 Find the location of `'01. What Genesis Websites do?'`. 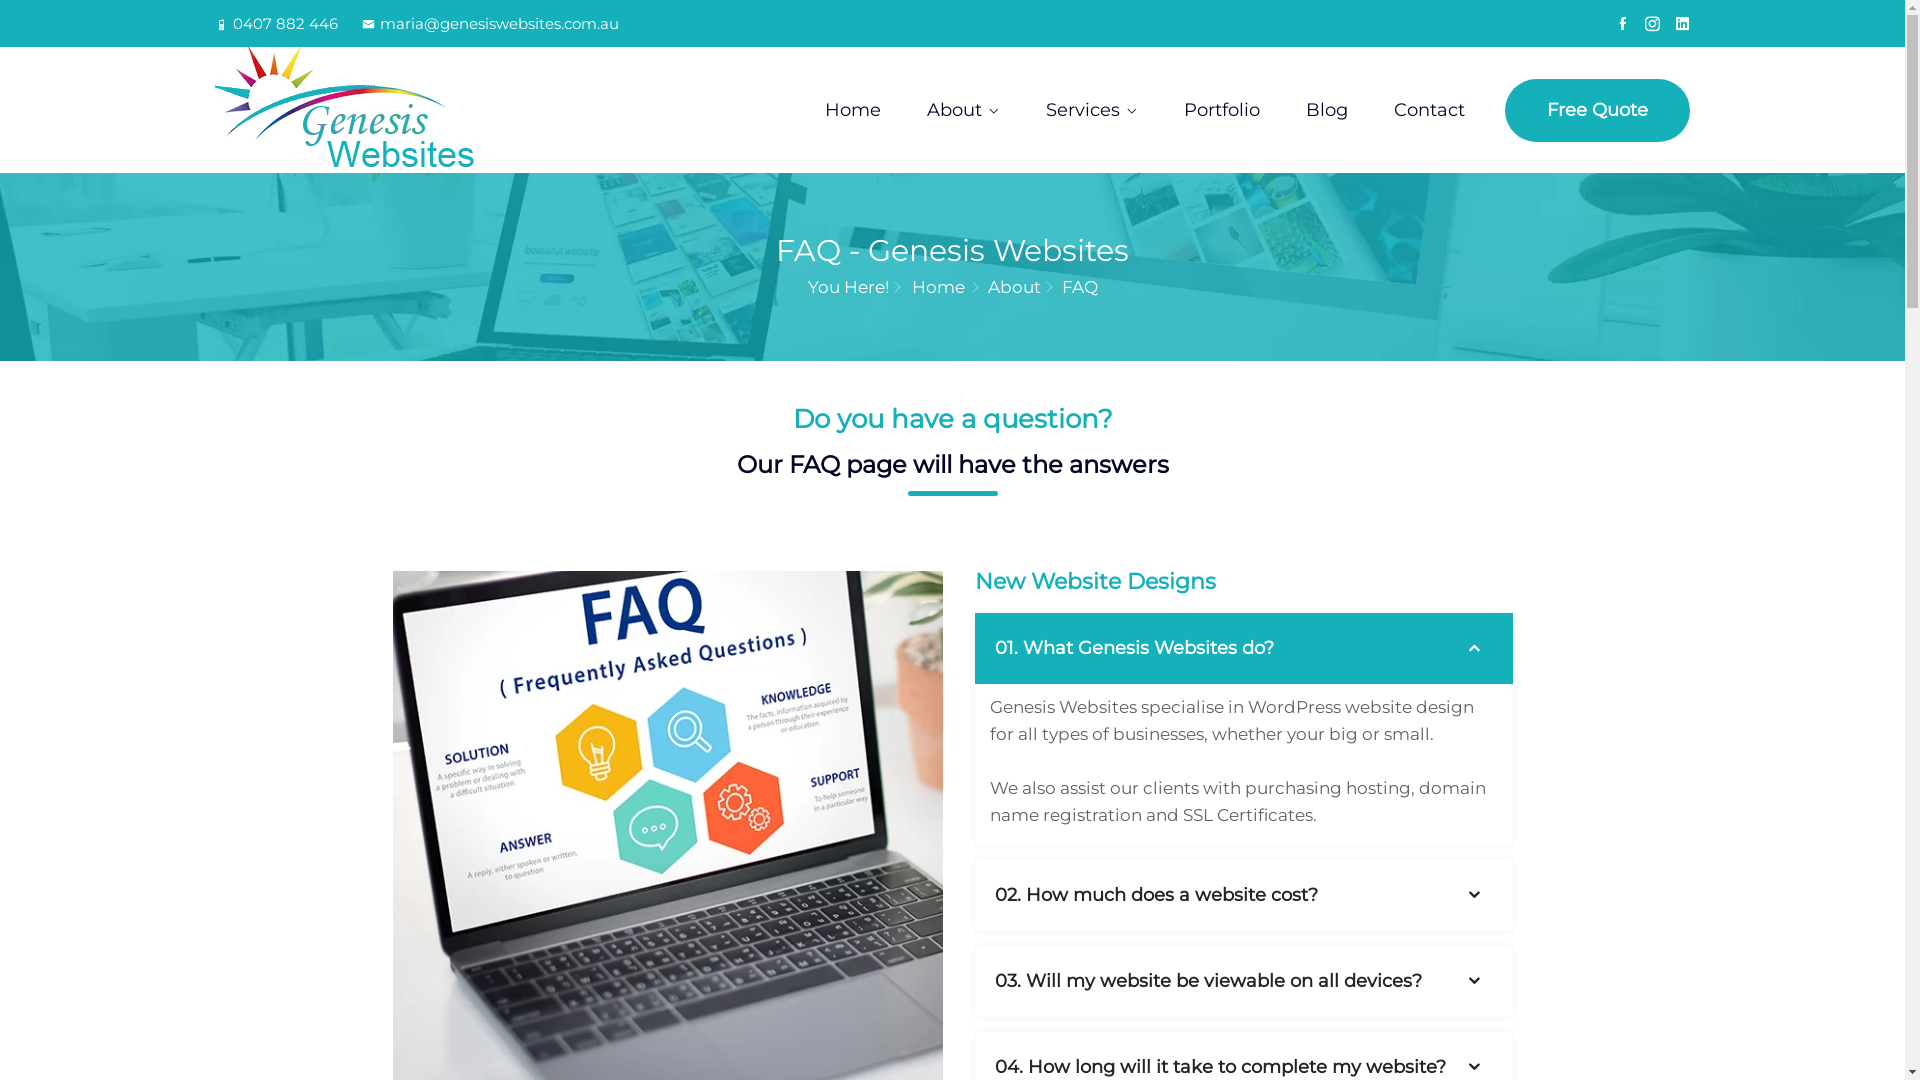

'01. What Genesis Websites do?' is located at coordinates (1242, 648).